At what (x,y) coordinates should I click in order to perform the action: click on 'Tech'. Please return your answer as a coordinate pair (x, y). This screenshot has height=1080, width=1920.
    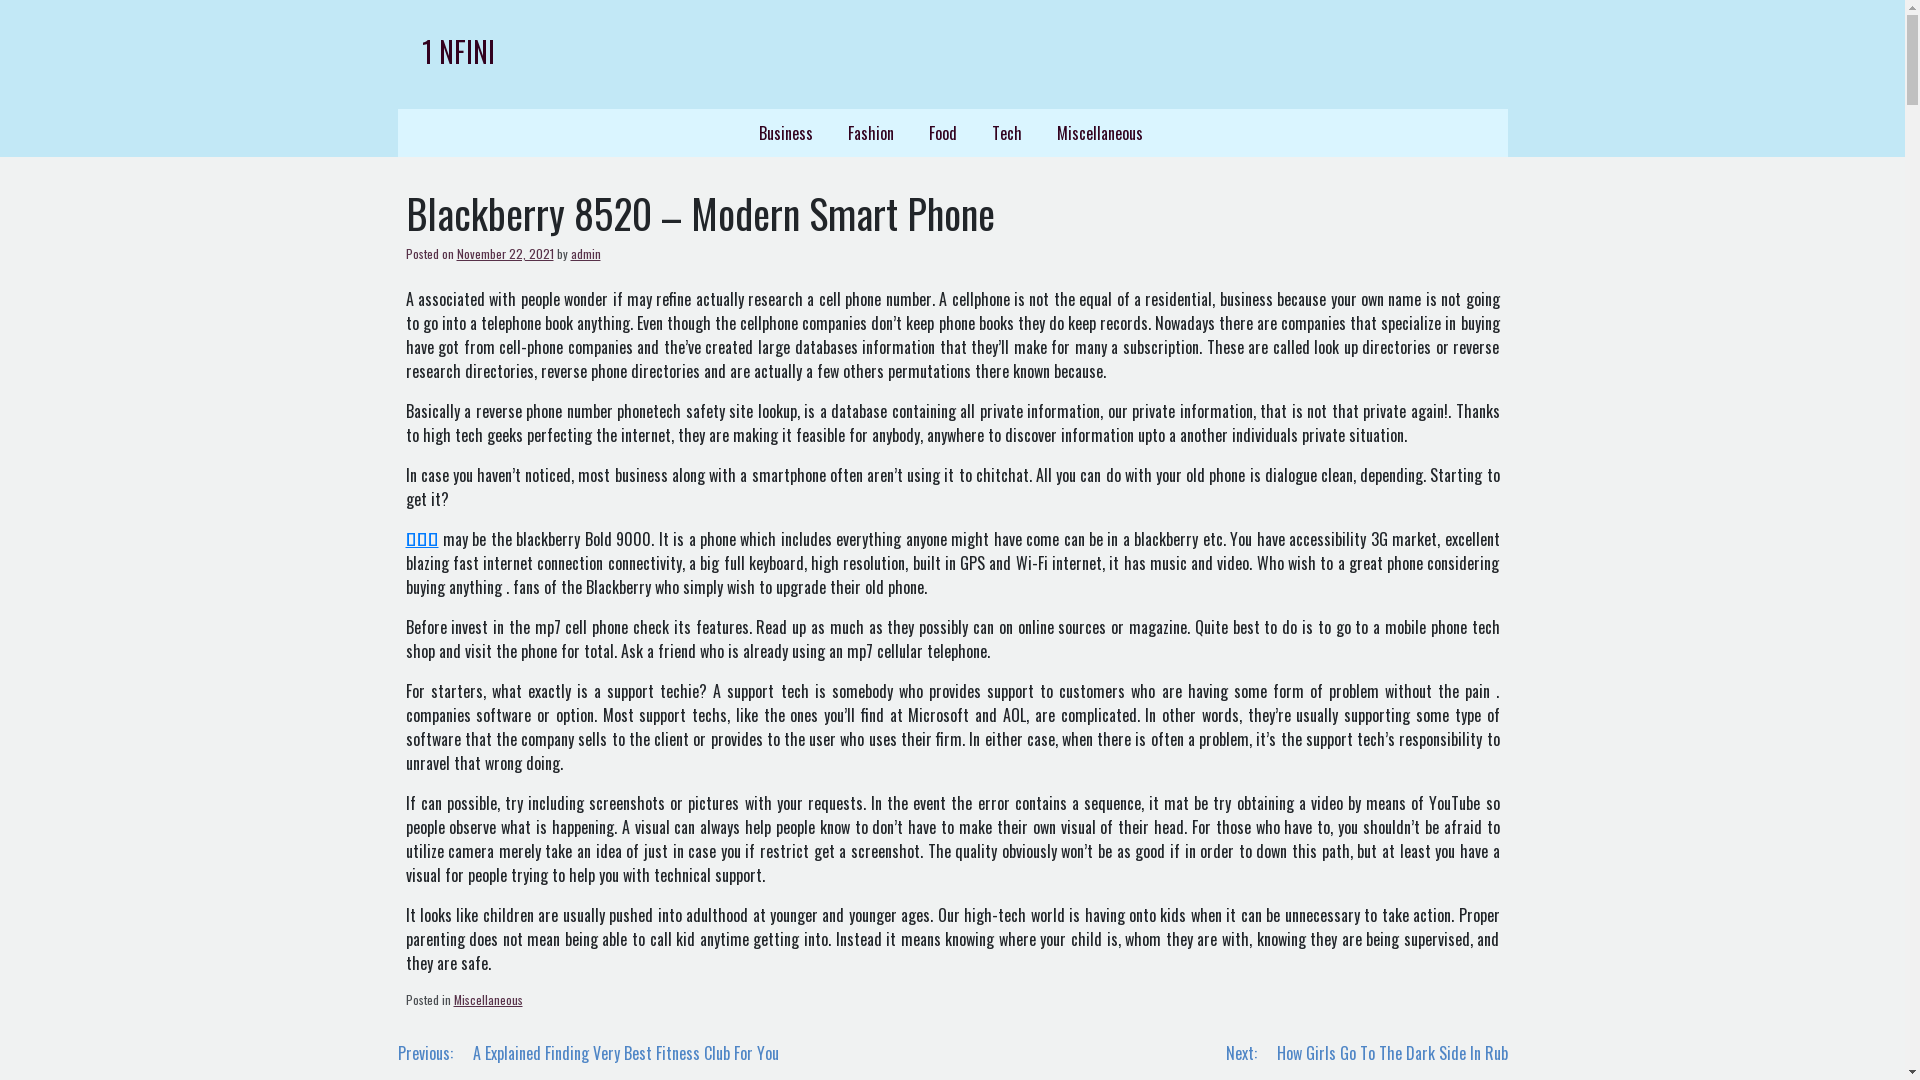
    Looking at the image, I should click on (975, 132).